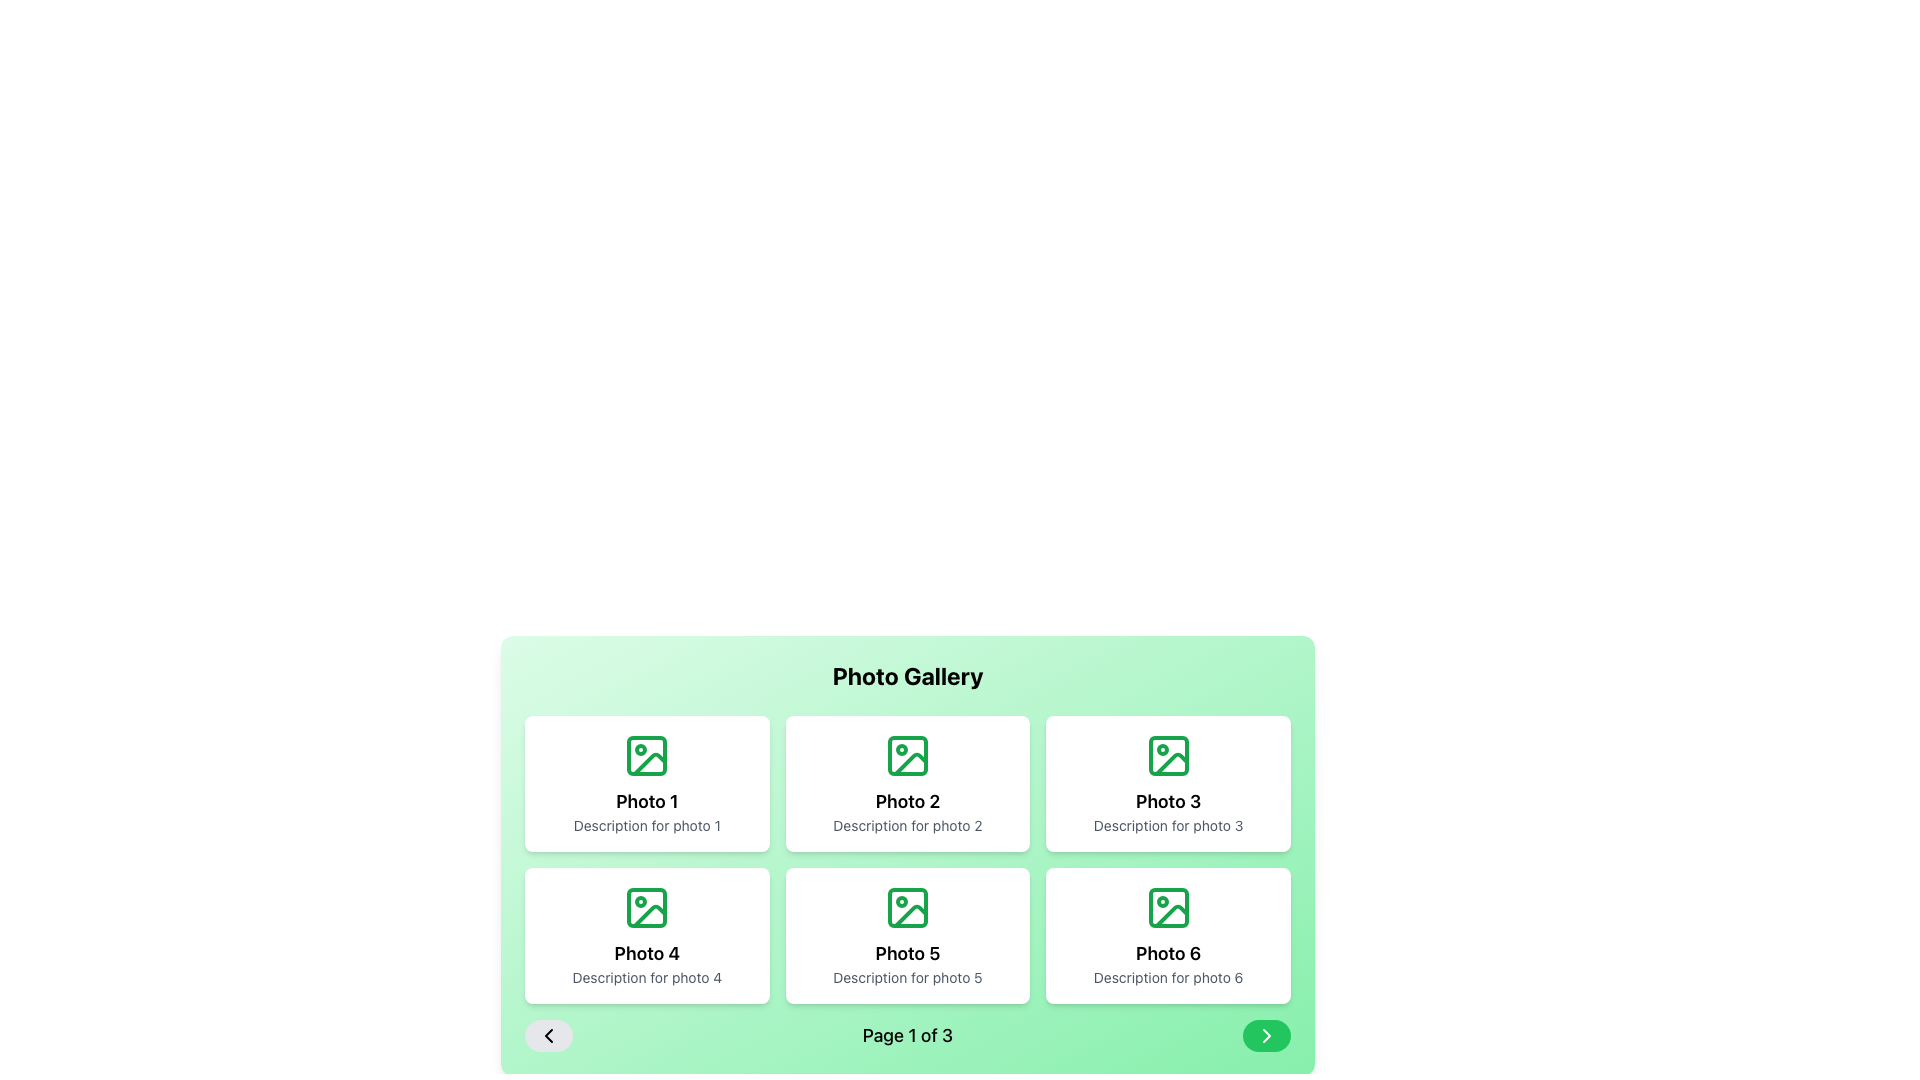  I want to click on the sixth Card component in the bottom-right corner of a 2-row, 3-column grid, so click(1167, 936).